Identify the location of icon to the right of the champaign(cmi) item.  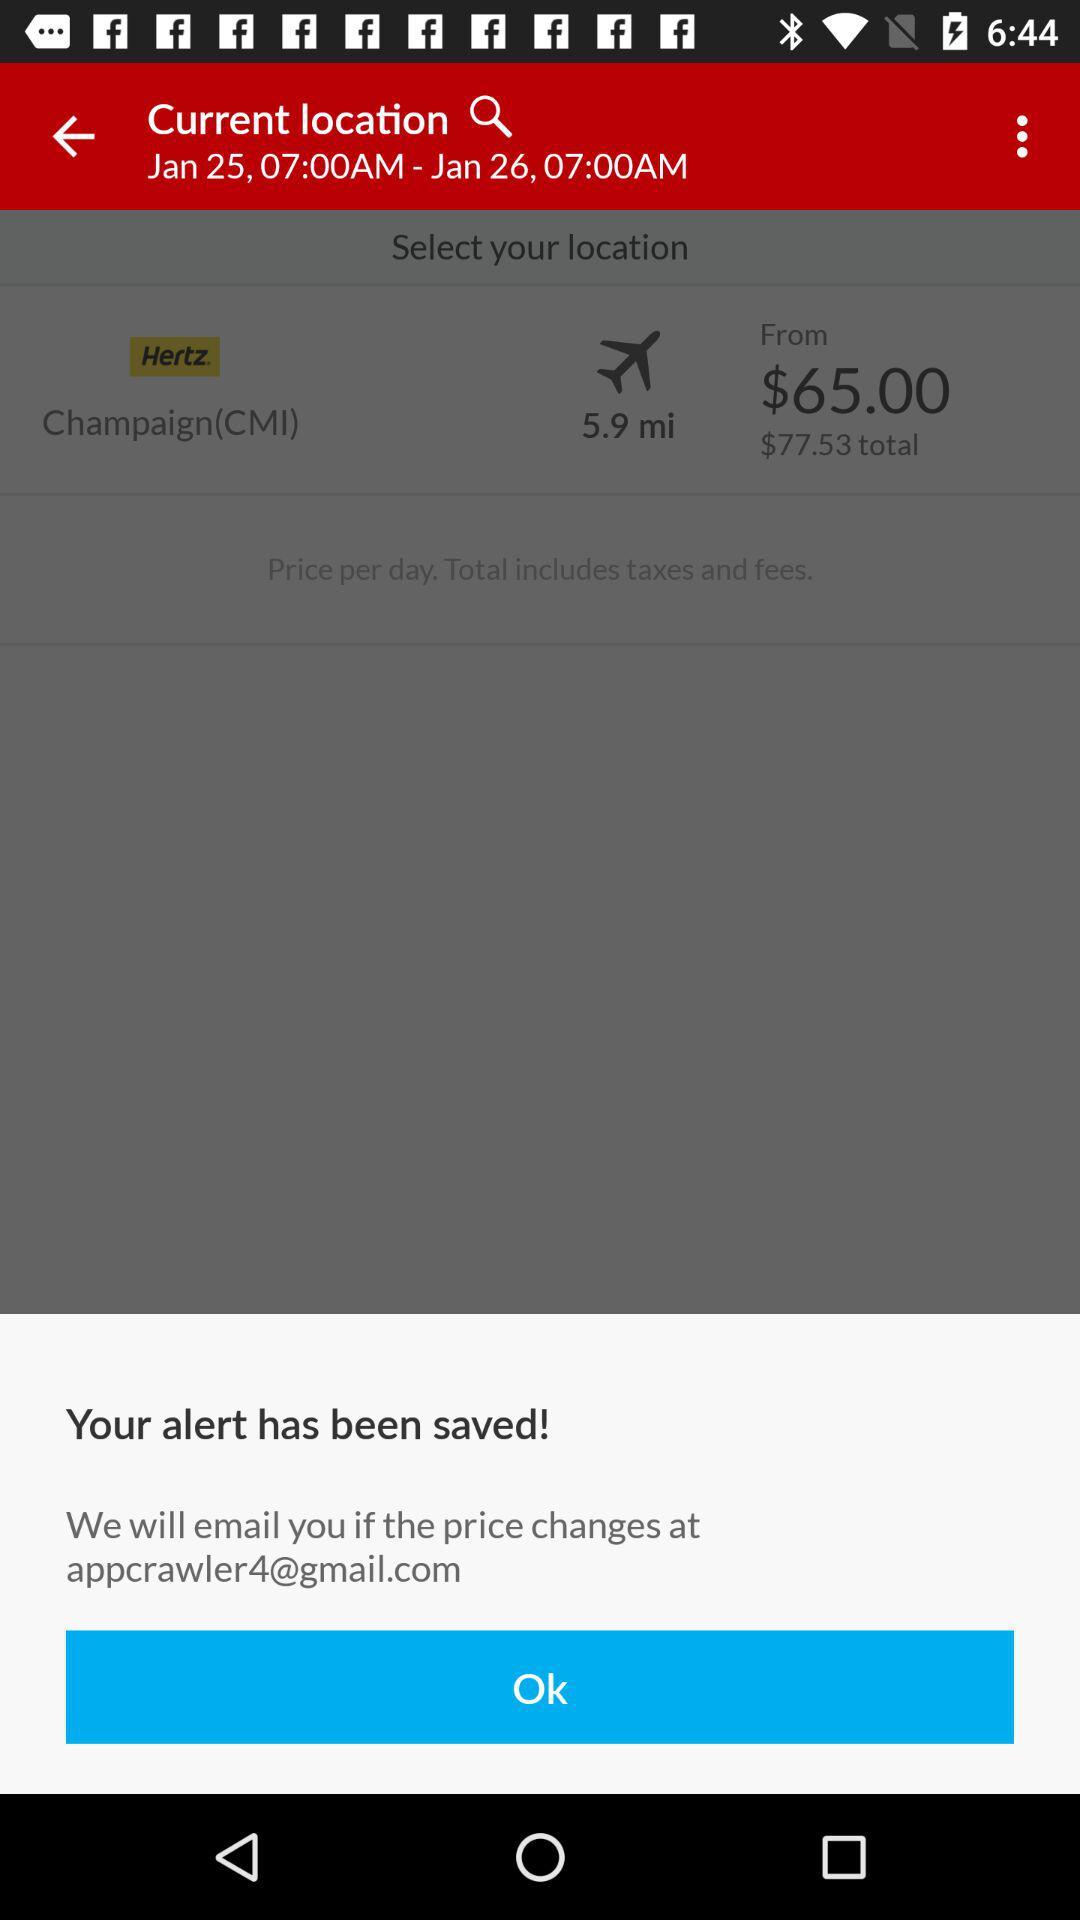
(627, 422).